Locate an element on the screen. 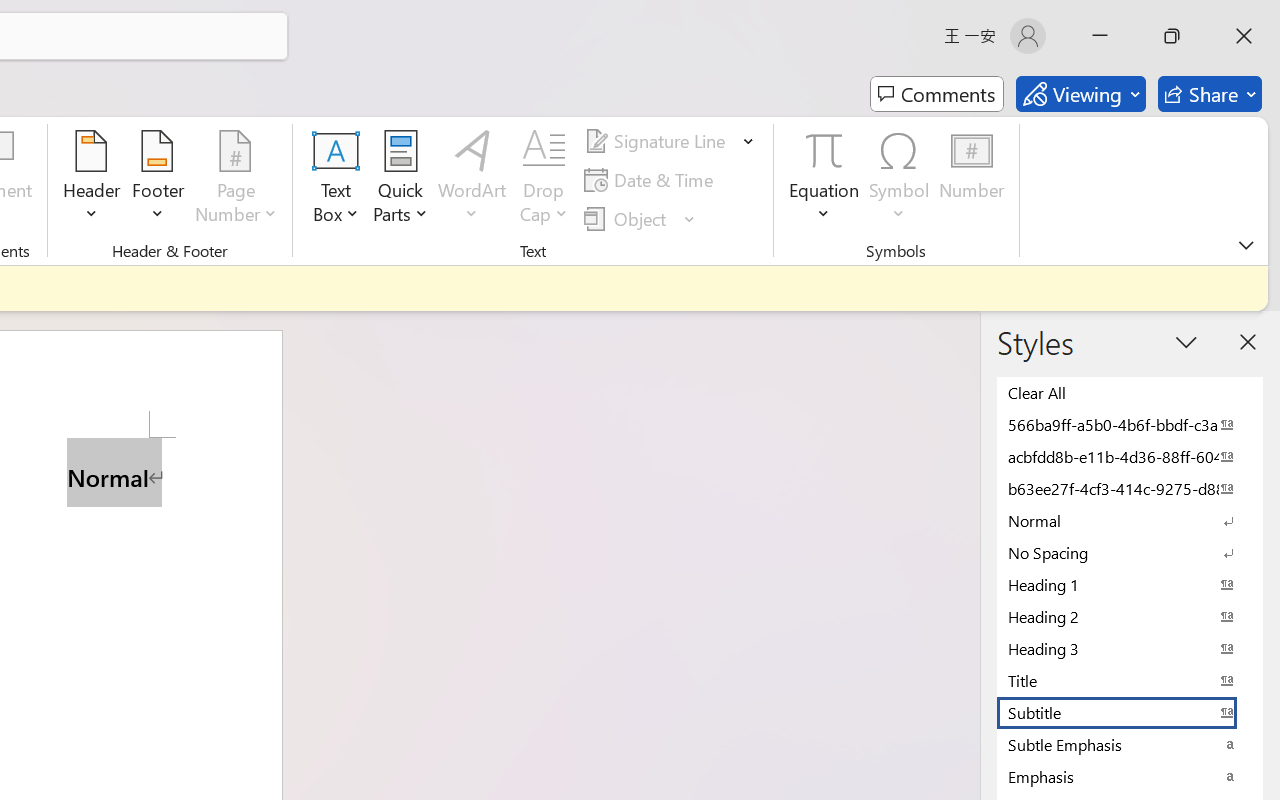 The width and height of the screenshot is (1280, 800). 'Number...' is located at coordinates (972, 179).